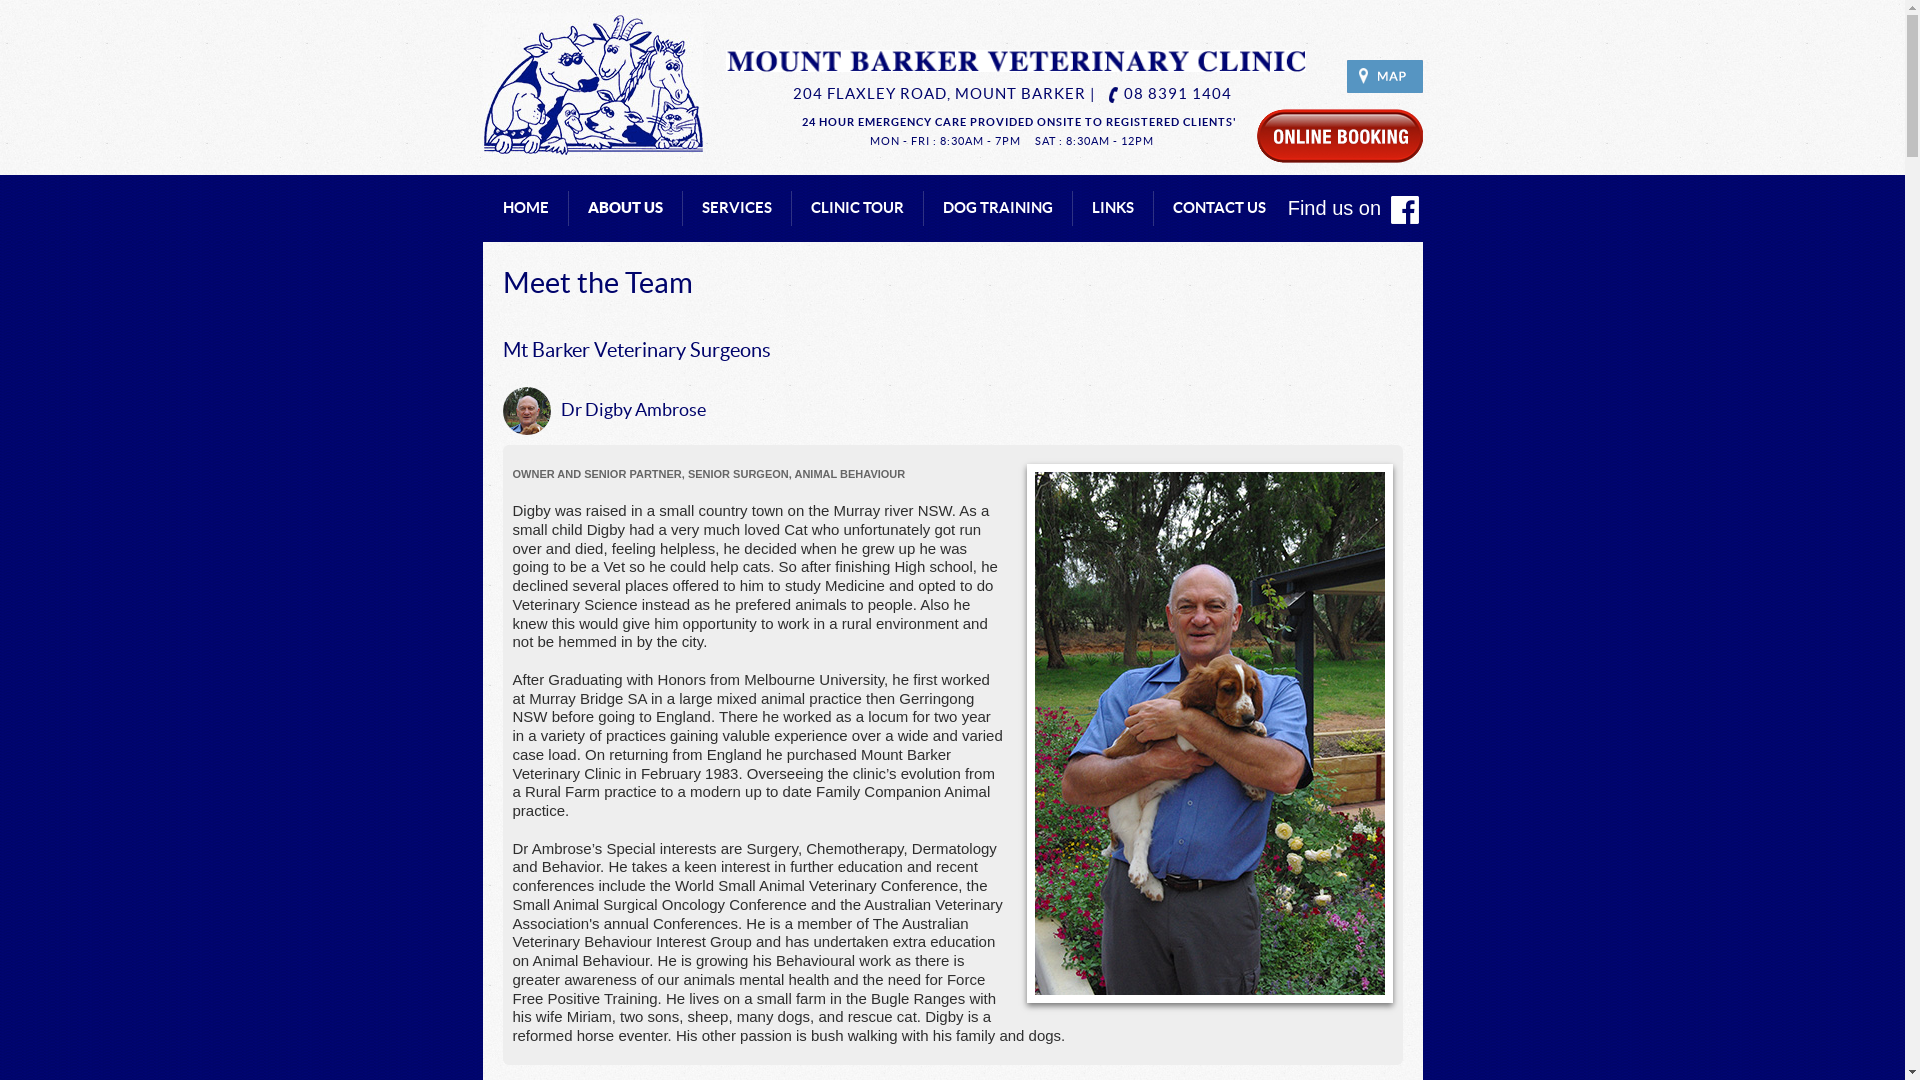 This screenshot has width=1920, height=1080. I want to click on 'HOME', so click(524, 208).